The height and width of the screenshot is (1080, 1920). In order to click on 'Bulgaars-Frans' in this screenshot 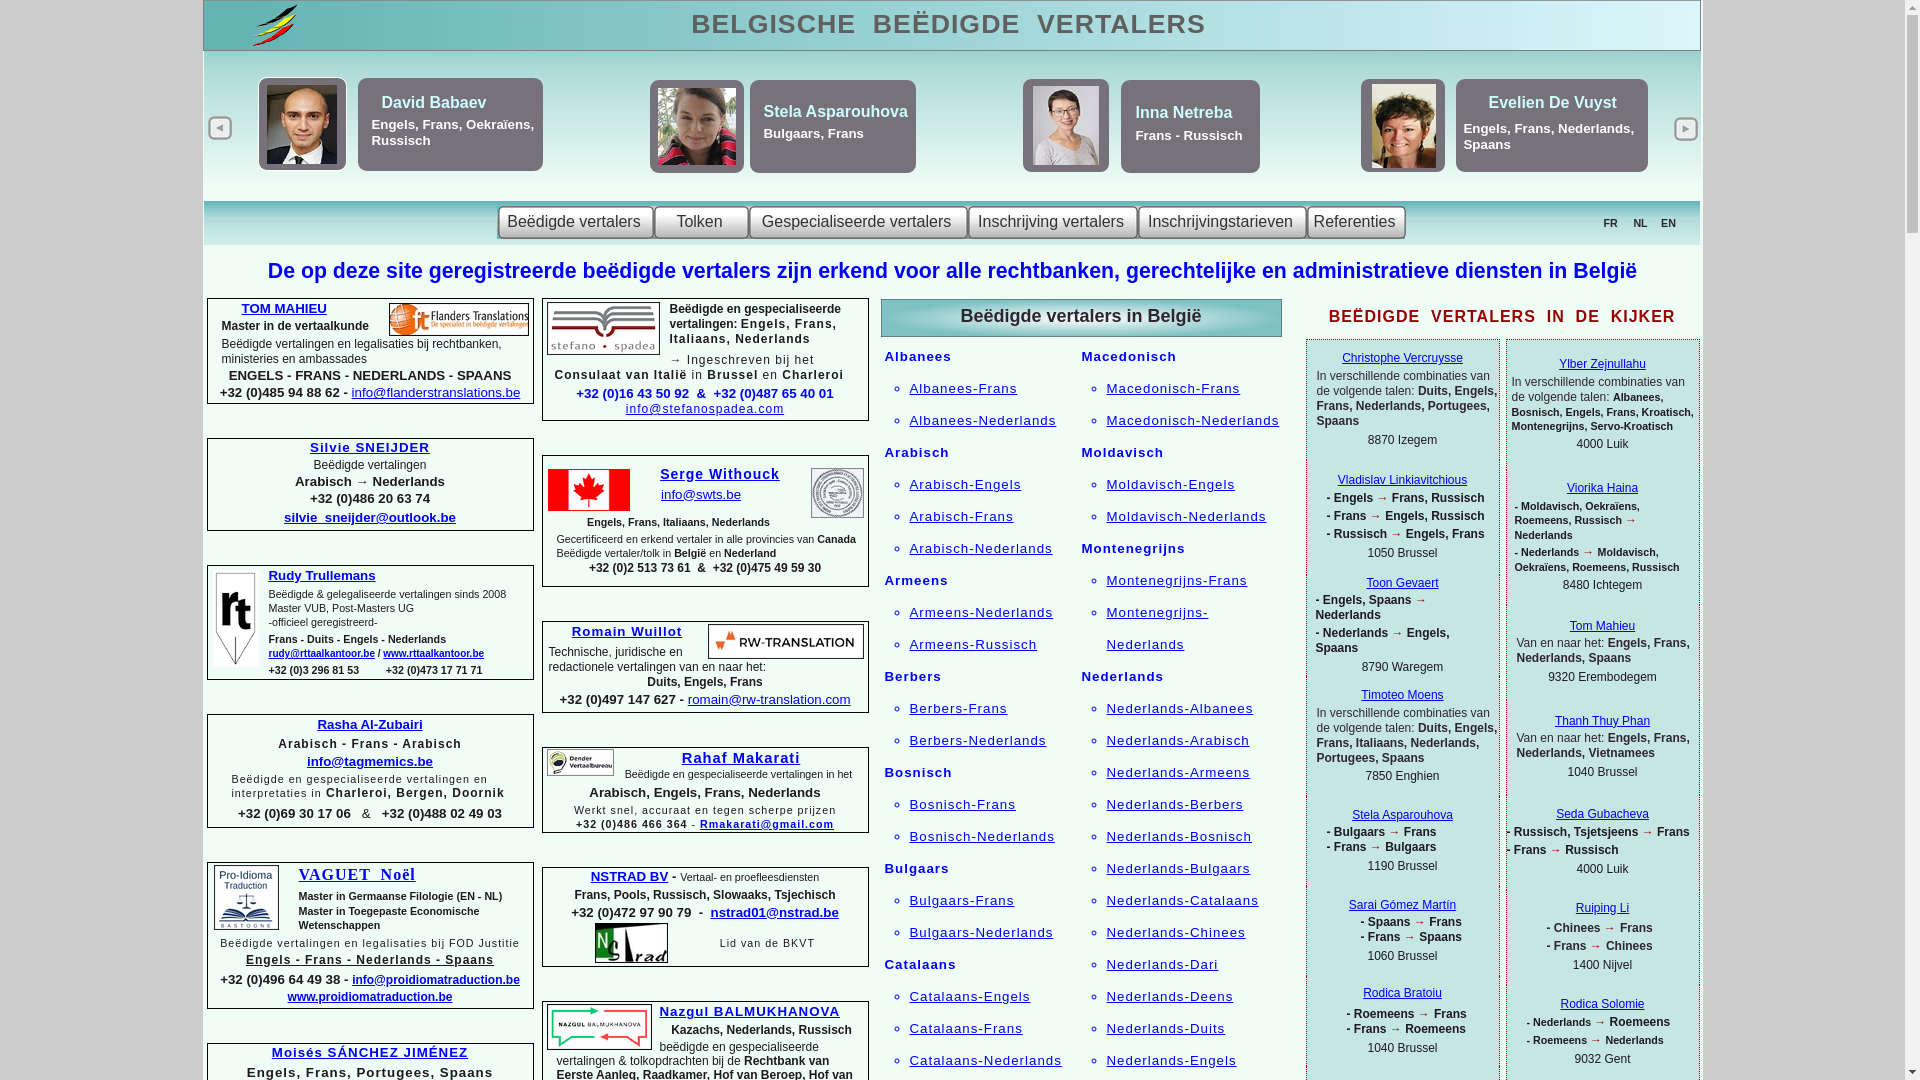, I will do `click(909, 900)`.